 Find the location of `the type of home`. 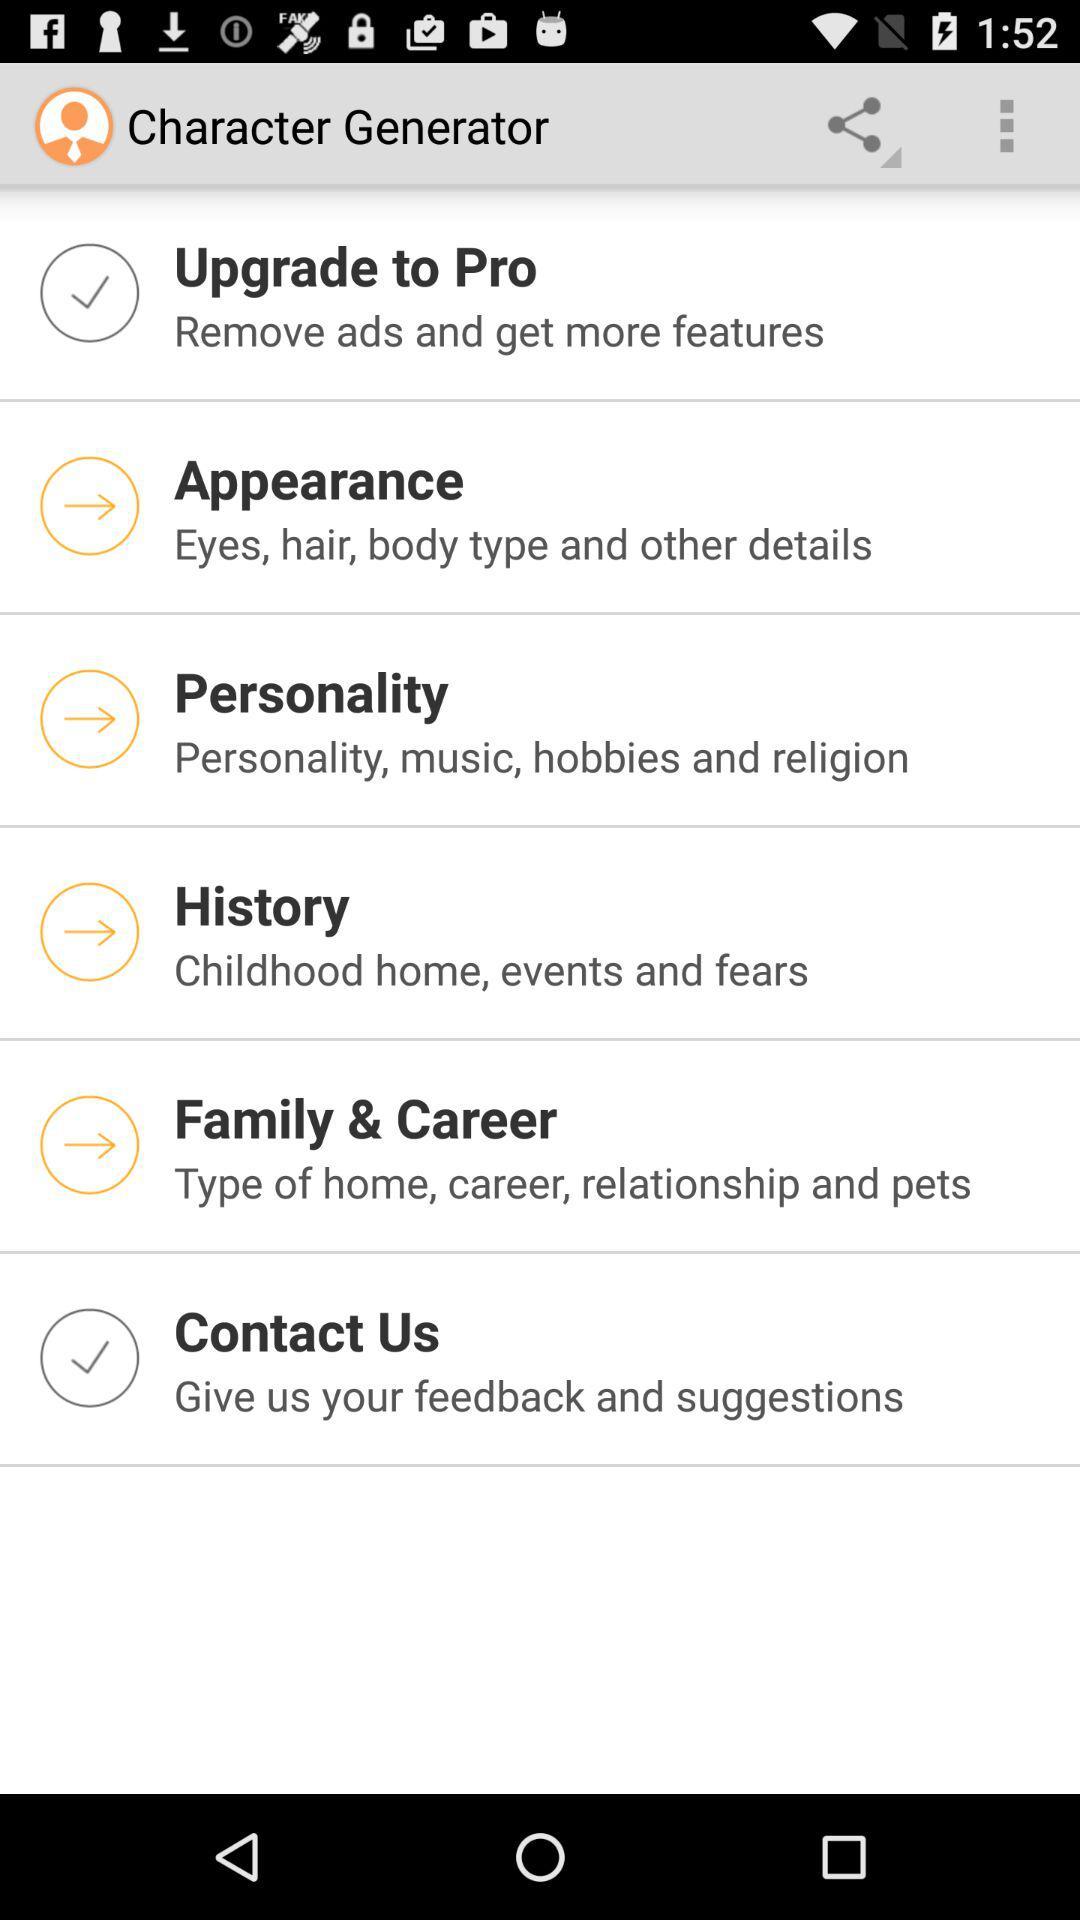

the type of home is located at coordinates (613, 1181).